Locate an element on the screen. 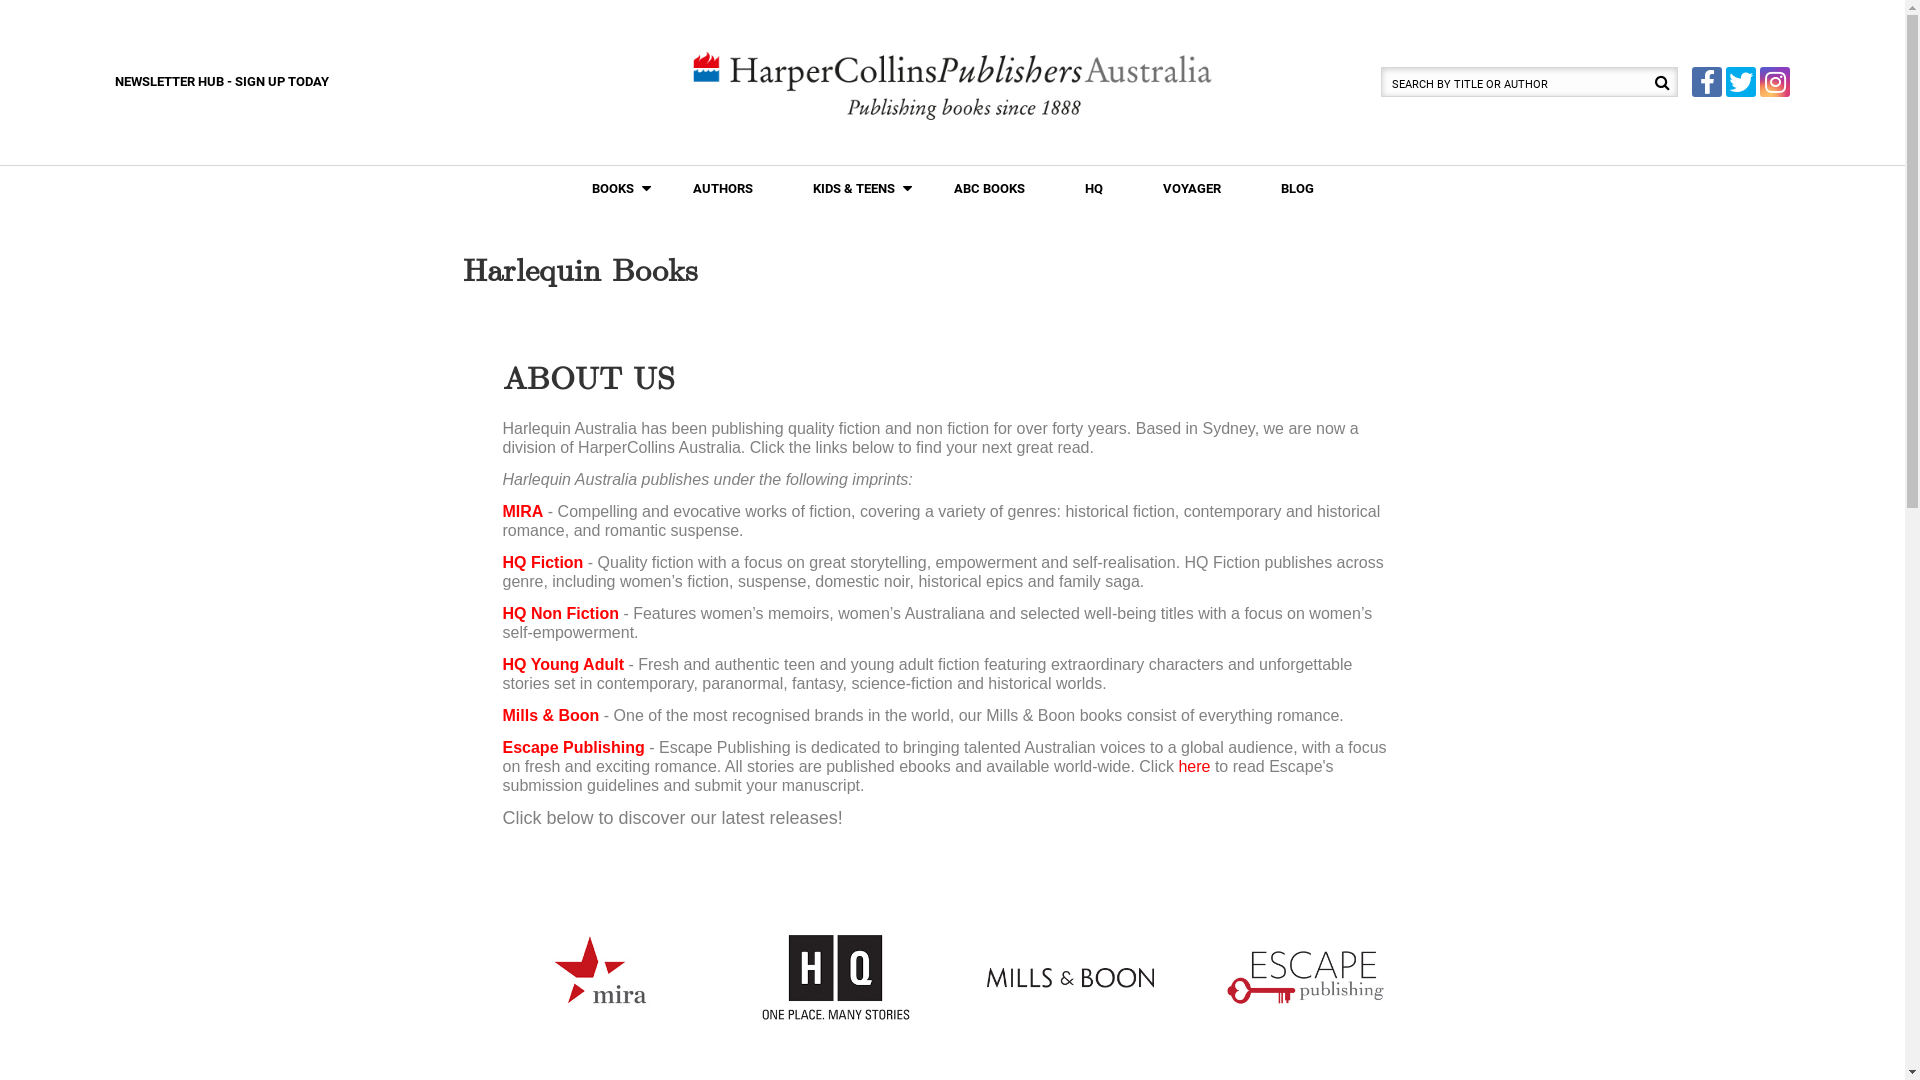 The height and width of the screenshot is (1080, 1920). 'hq' is located at coordinates (835, 976).